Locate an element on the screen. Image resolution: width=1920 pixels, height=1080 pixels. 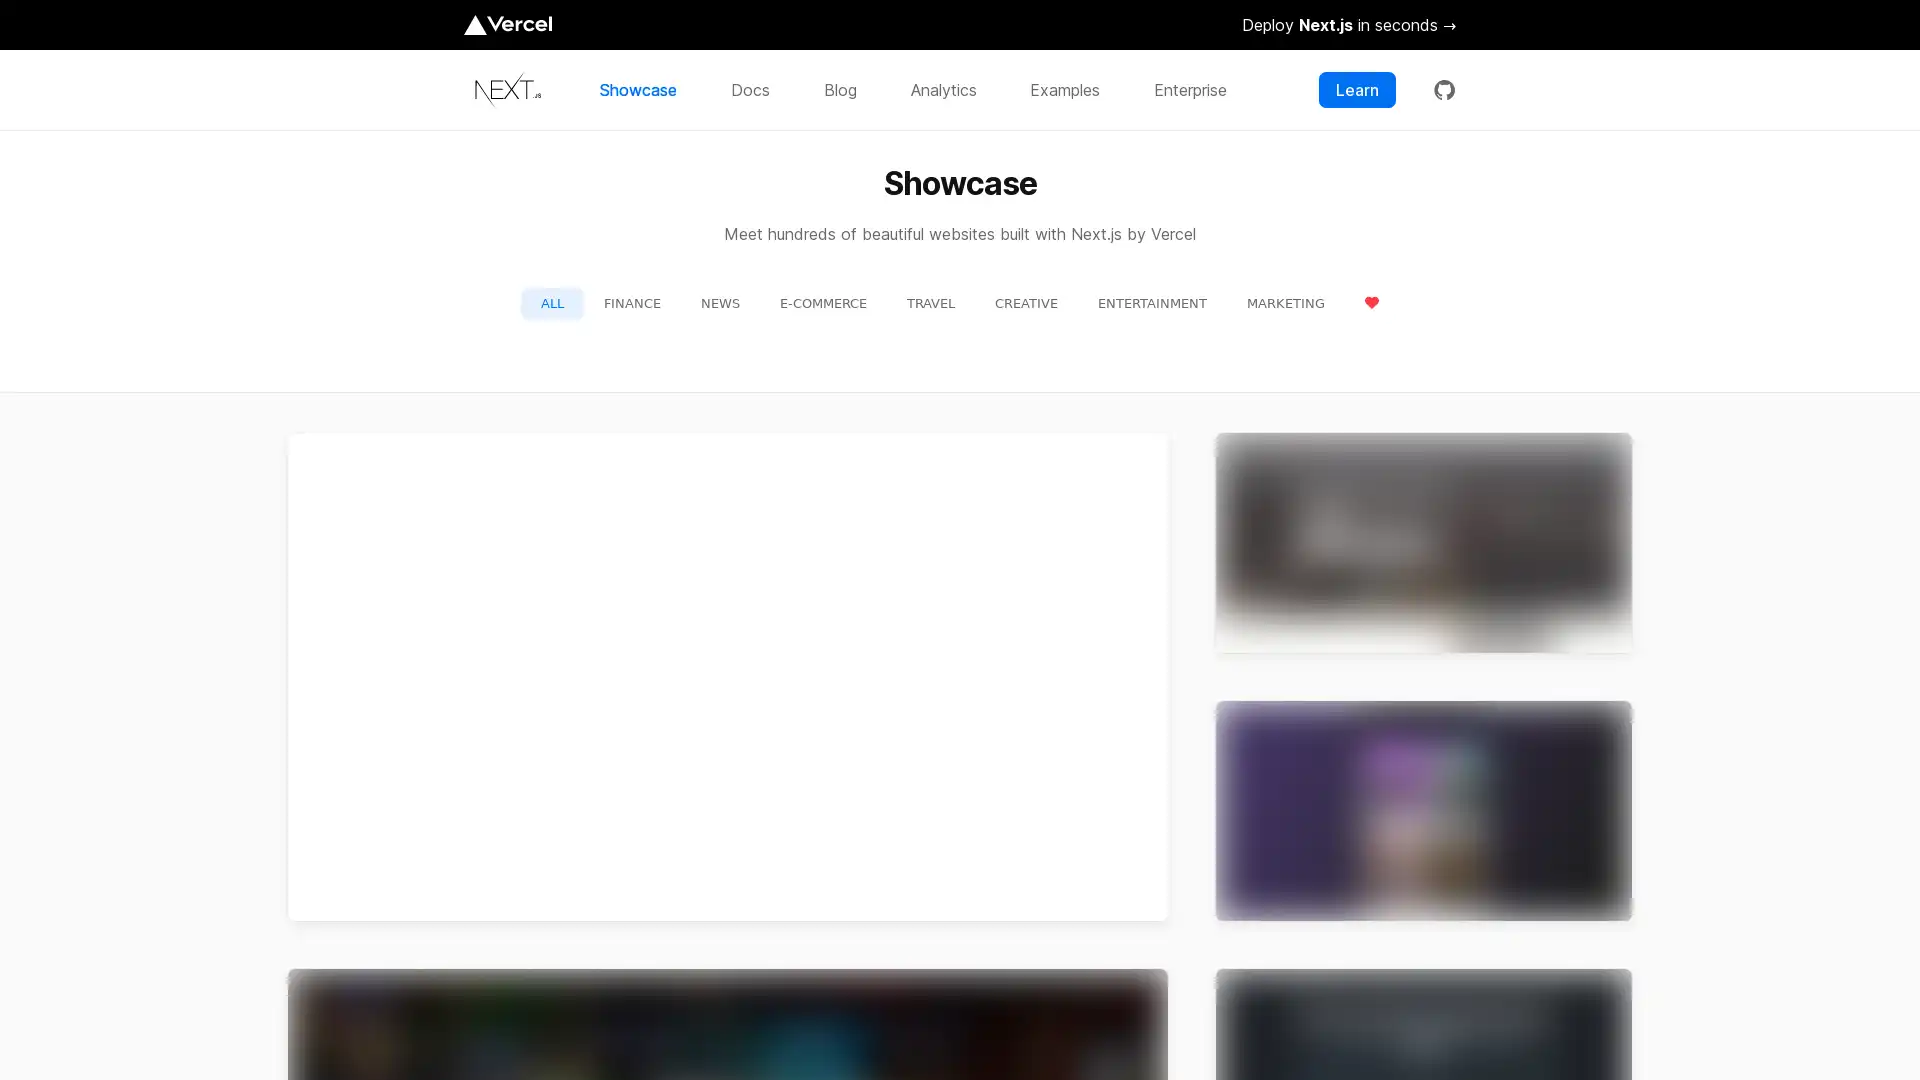
CREATIVE is located at coordinates (1026, 303).